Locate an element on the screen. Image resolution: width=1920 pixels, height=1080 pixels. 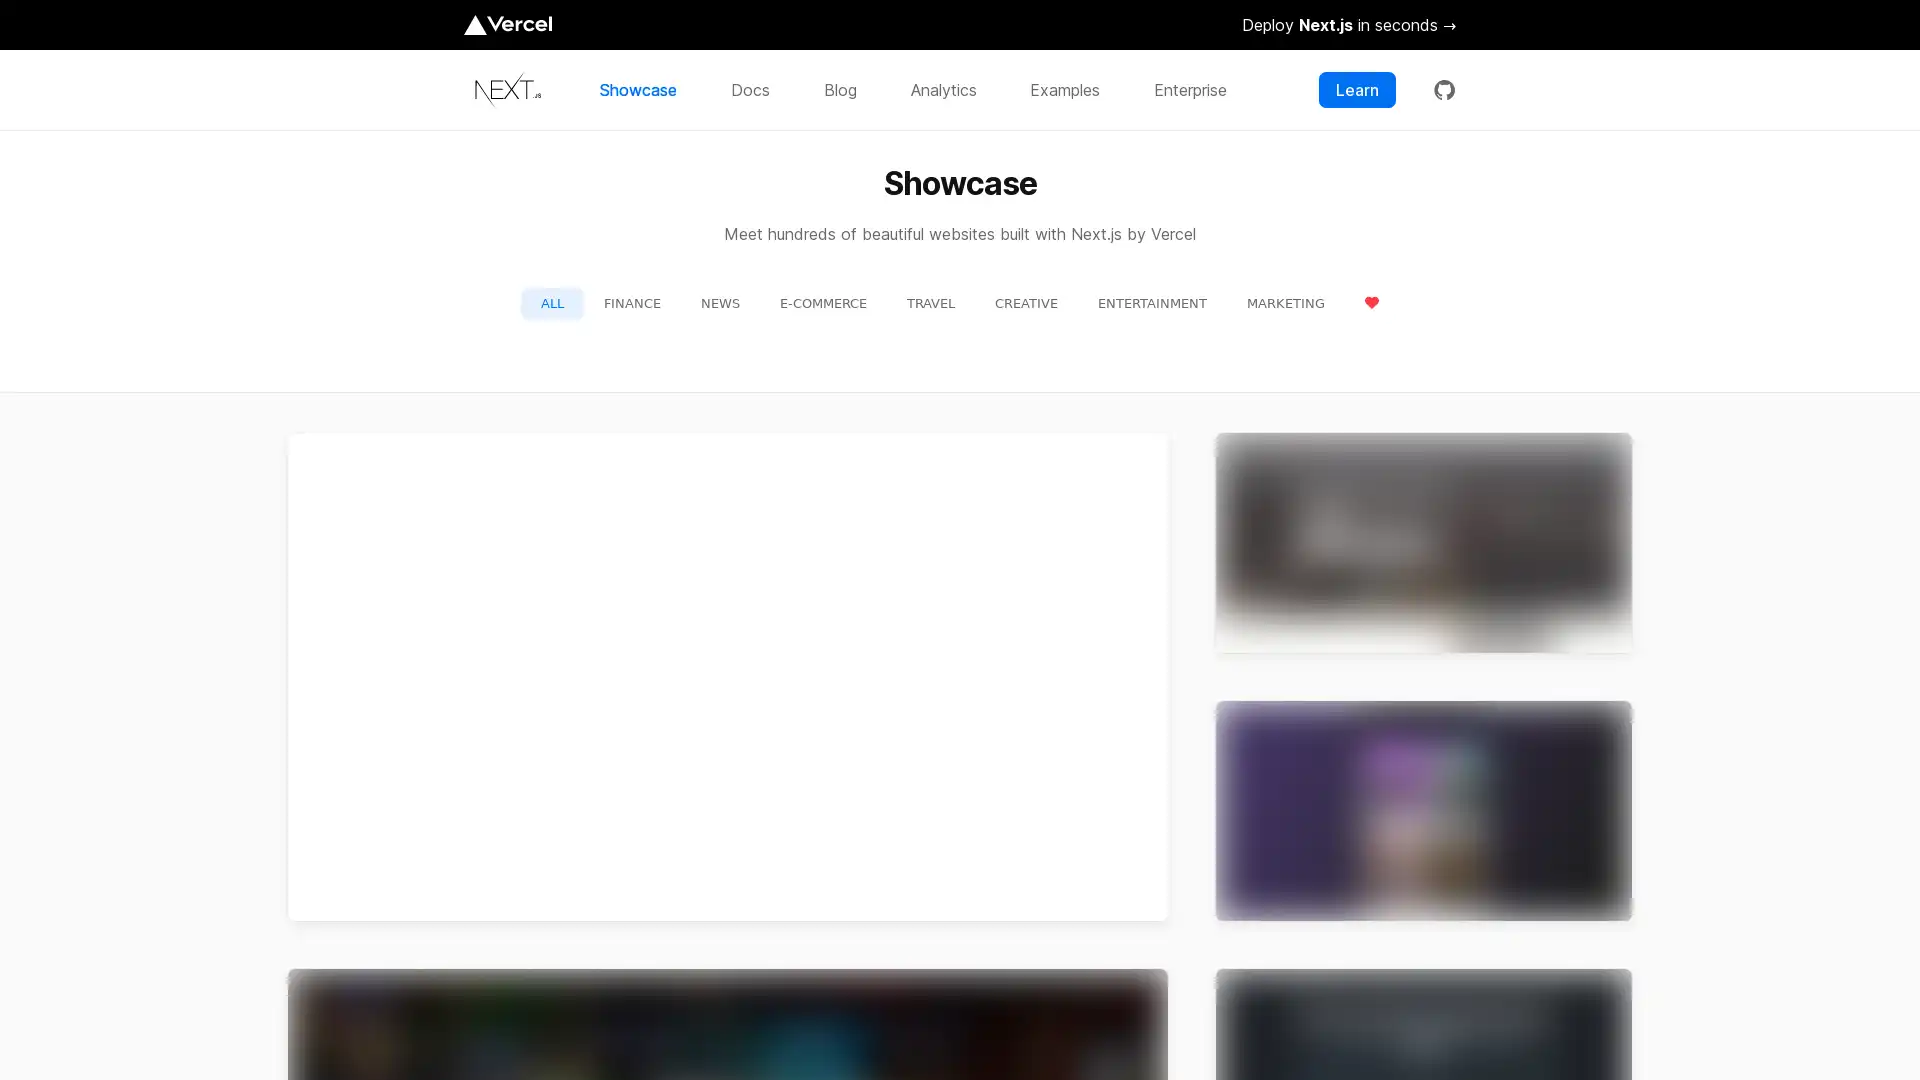
CREATIVE is located at coordinates (1026, 303).